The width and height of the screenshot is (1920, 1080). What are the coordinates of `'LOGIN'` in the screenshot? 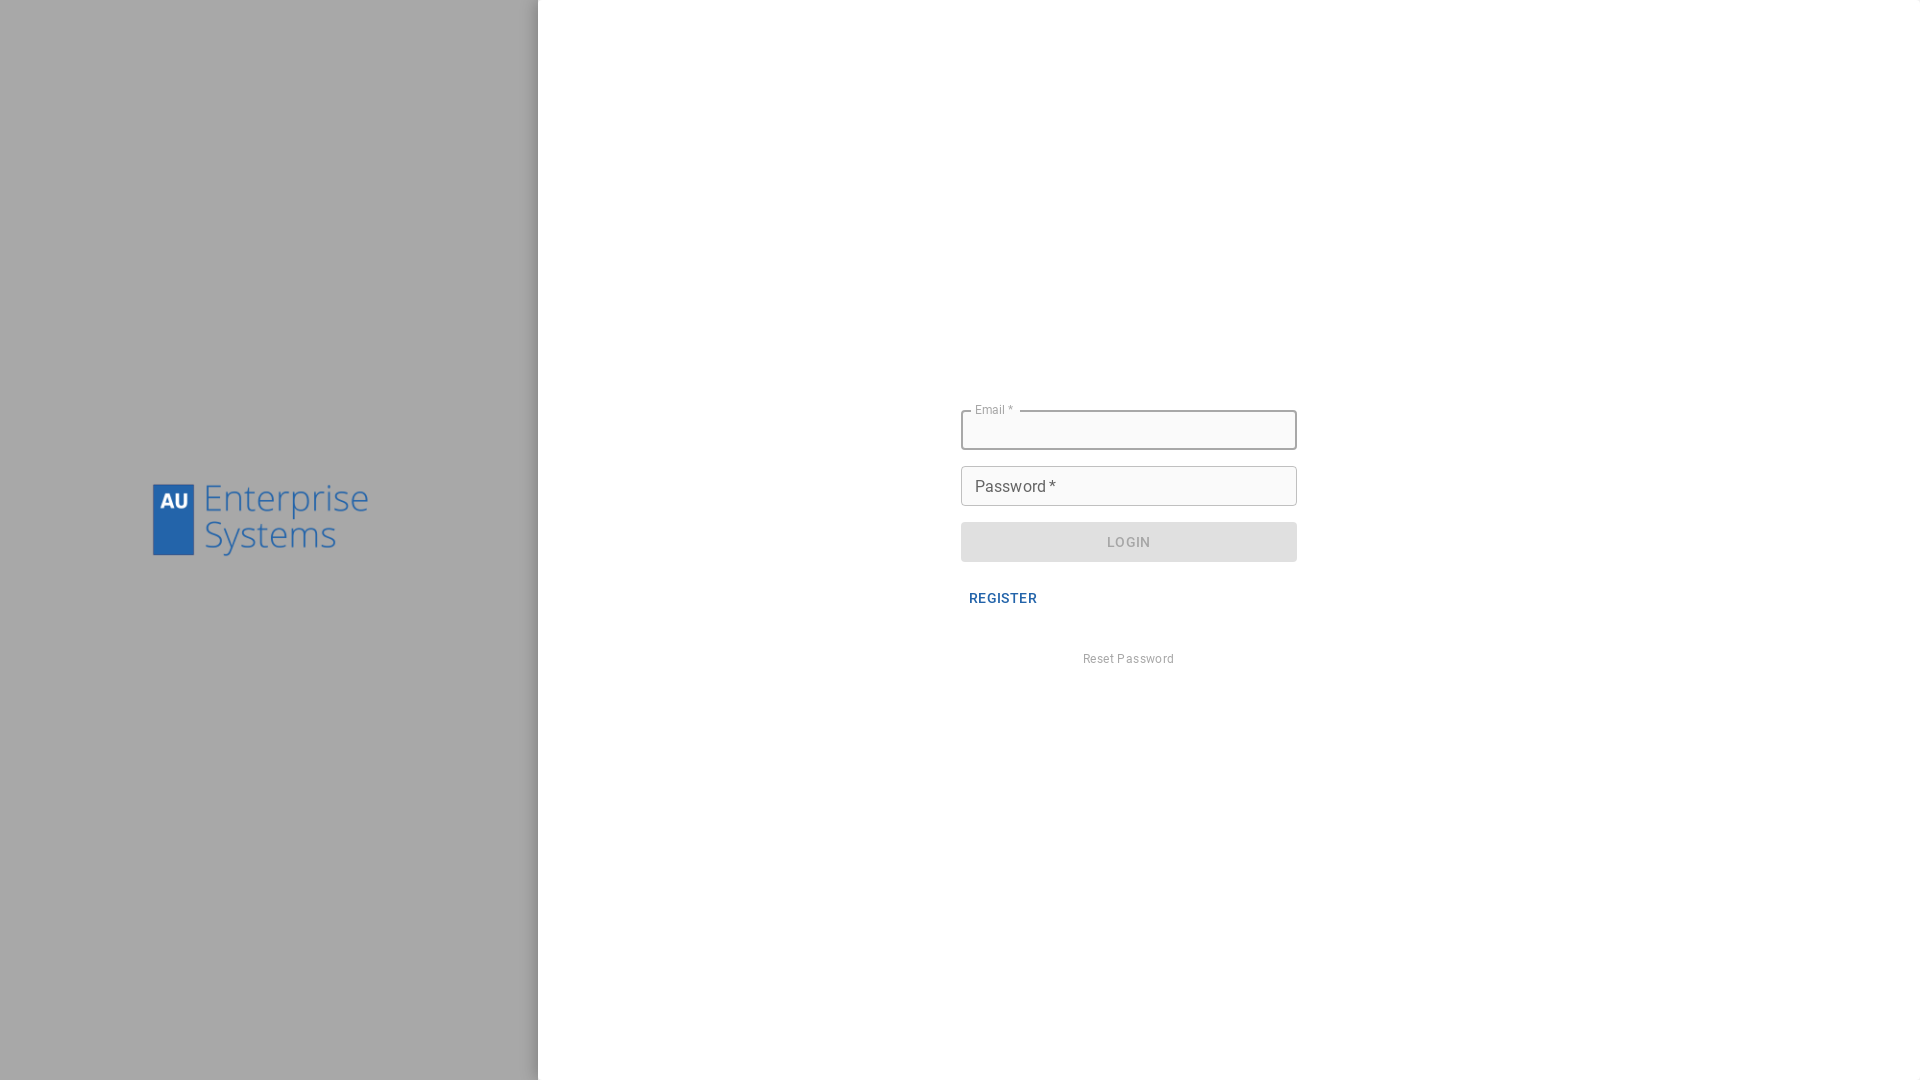 It's located at (1128, 542).